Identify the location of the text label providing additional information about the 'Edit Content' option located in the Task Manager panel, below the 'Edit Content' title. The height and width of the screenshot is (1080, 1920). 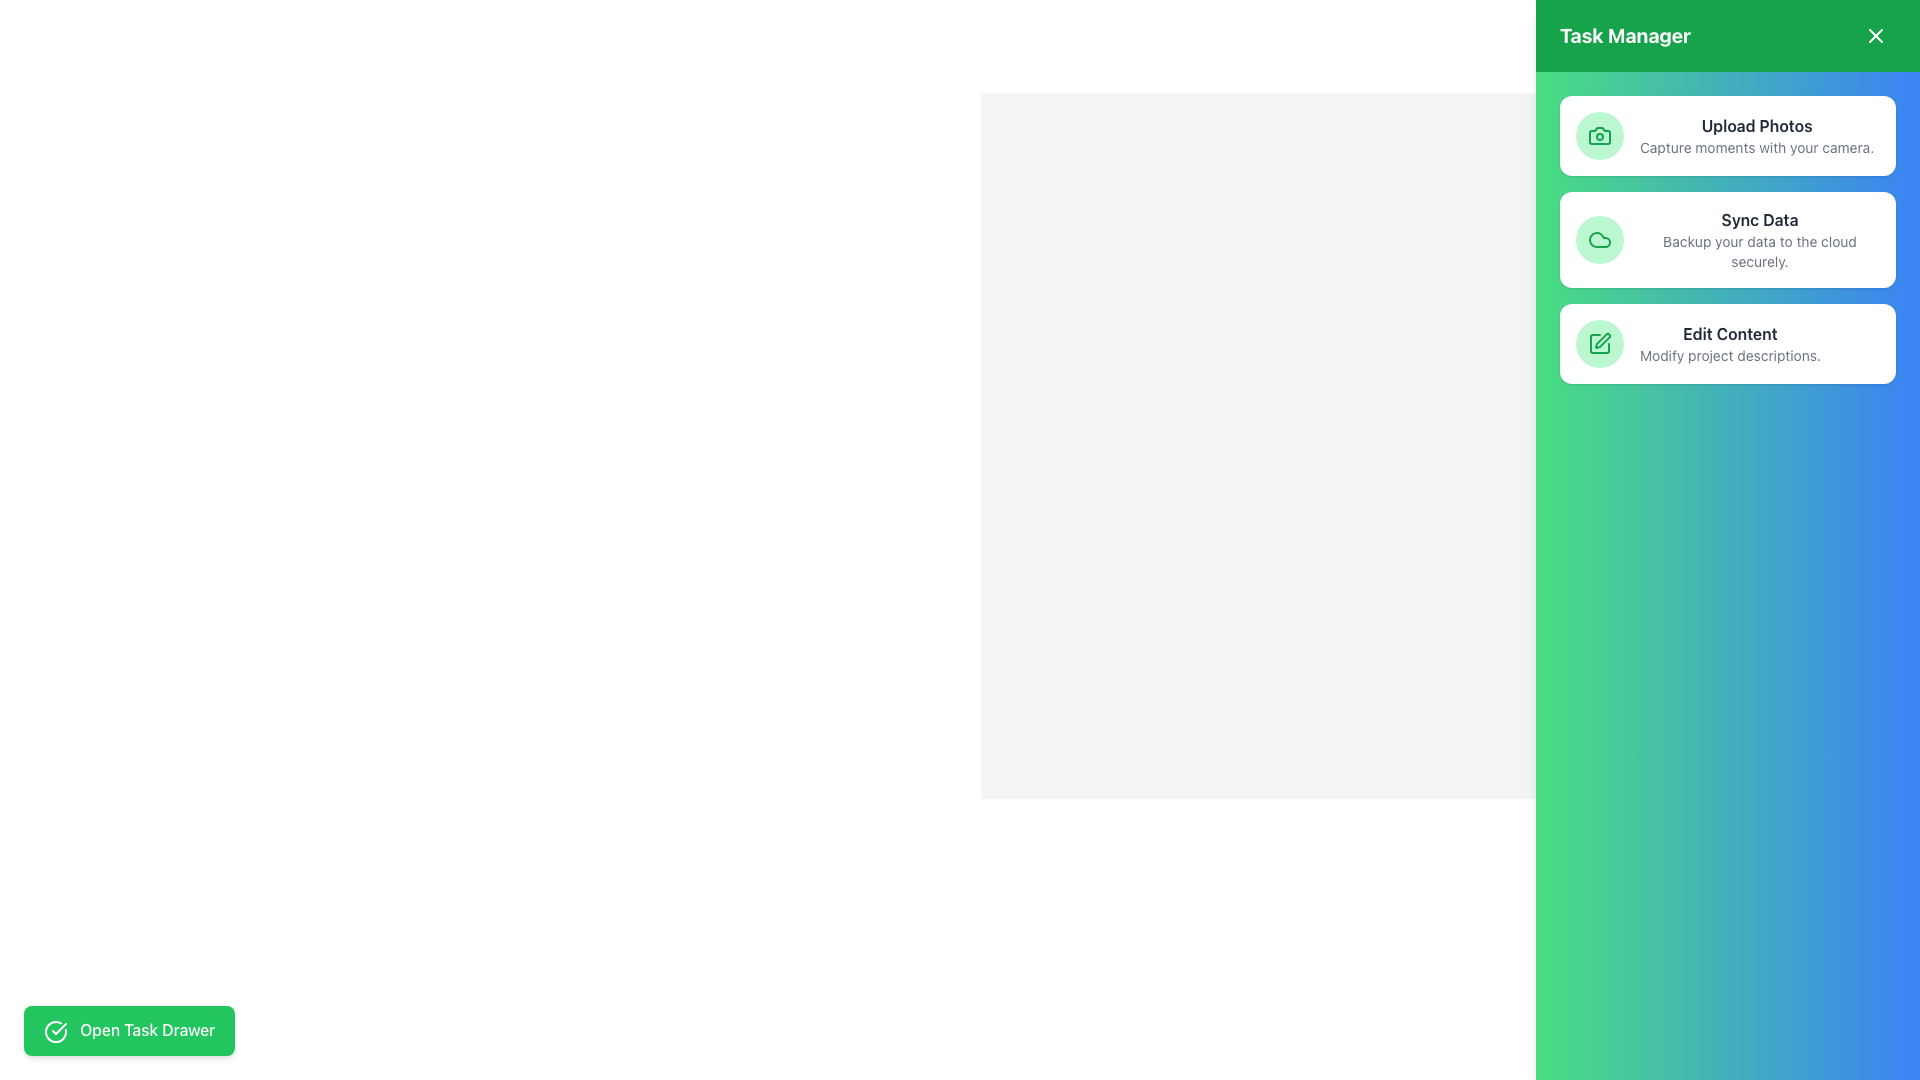
(1729, 354).